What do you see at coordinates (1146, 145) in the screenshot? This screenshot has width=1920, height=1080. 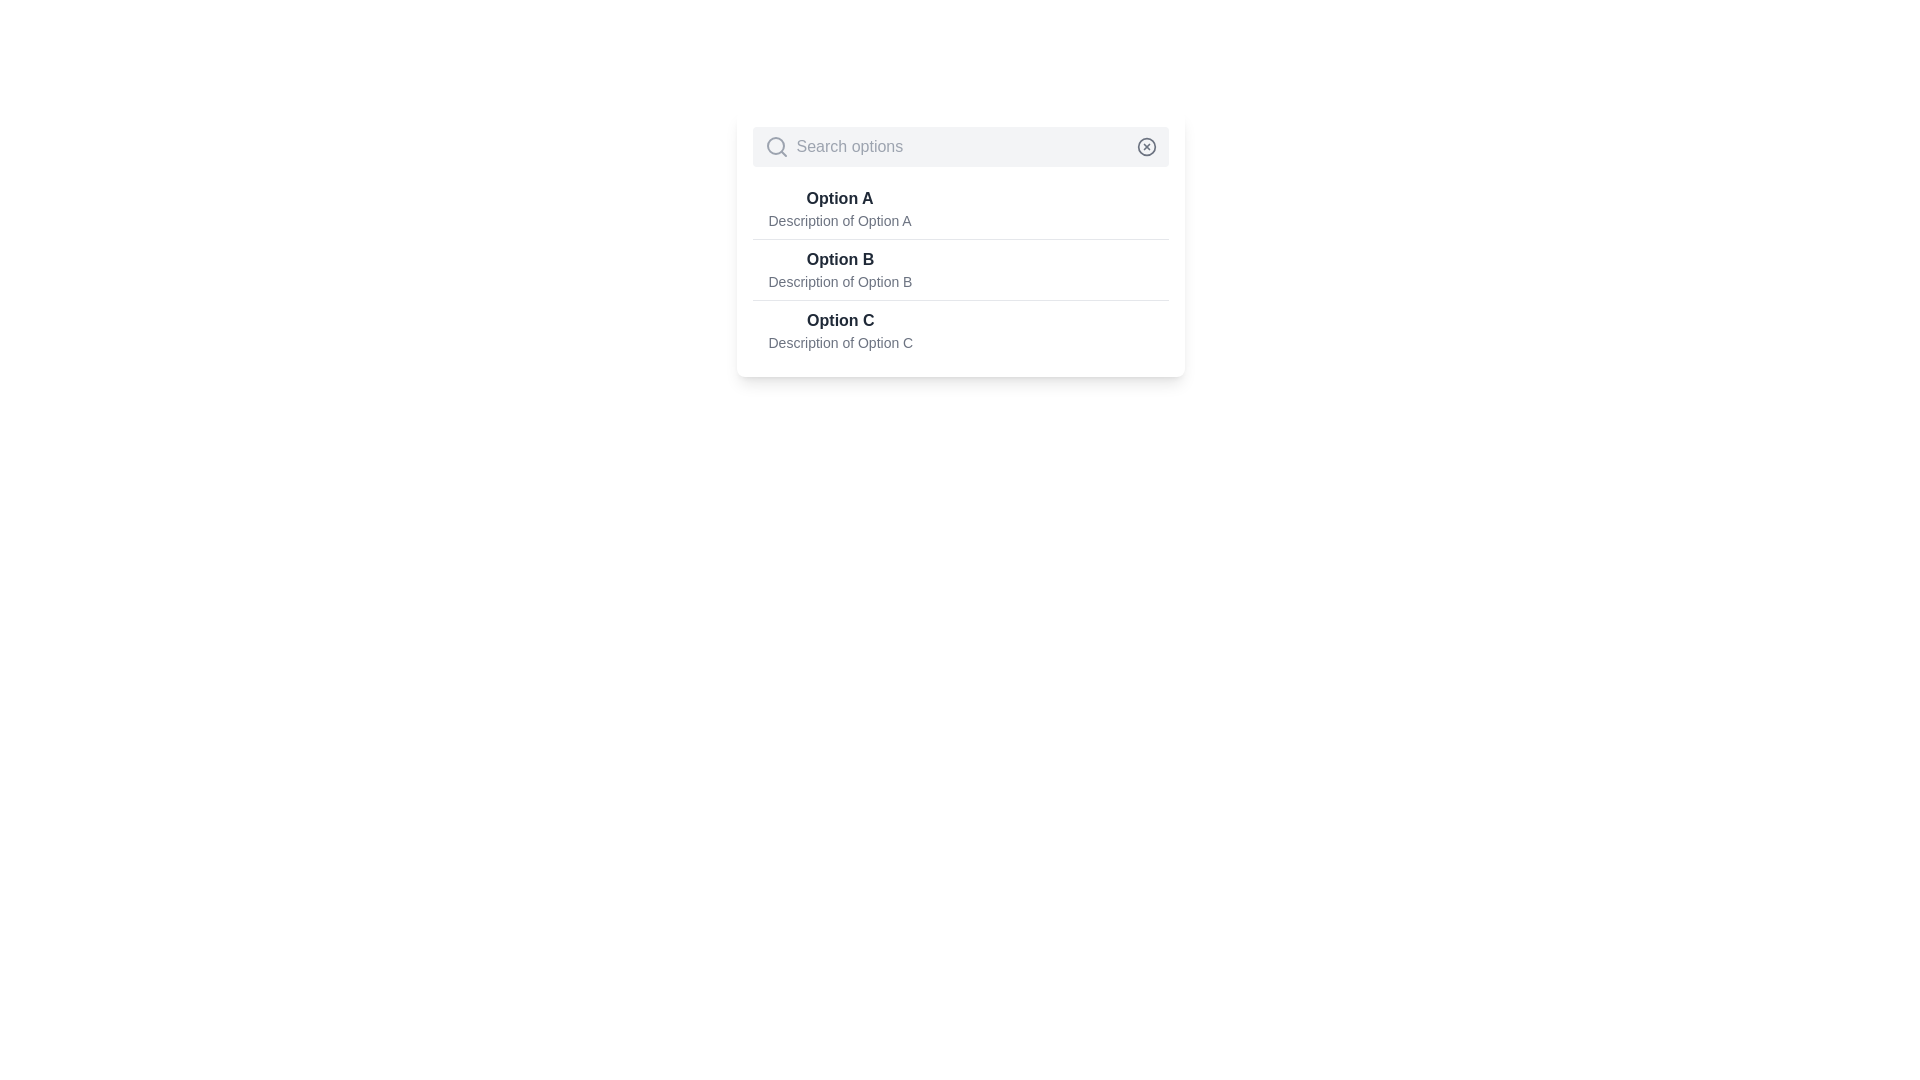 I see `the close button located at the rightmost position of the search bar to clear the input field or close the search interface` at bounding box center [1146, 145].